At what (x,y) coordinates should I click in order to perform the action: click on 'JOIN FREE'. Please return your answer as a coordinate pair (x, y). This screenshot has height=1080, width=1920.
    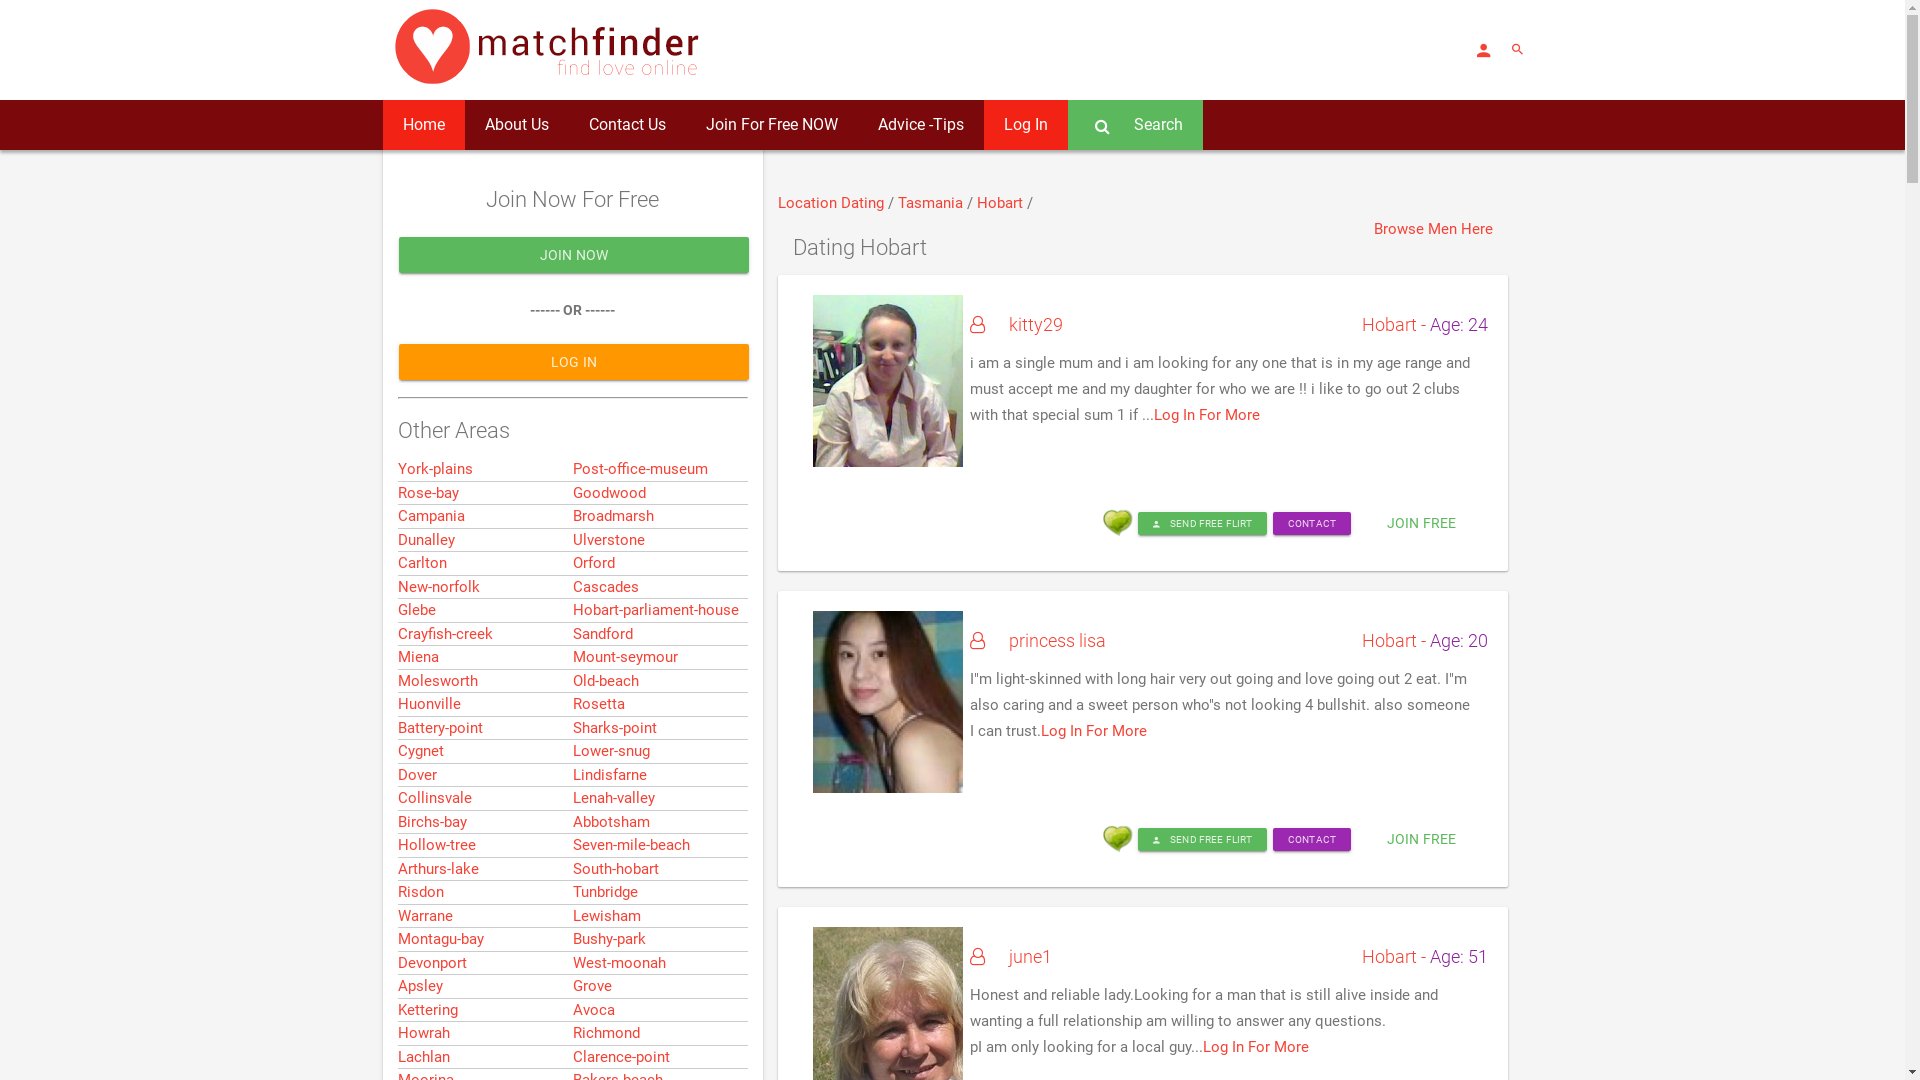
    Looking at the image, I should click on (1420, 839).